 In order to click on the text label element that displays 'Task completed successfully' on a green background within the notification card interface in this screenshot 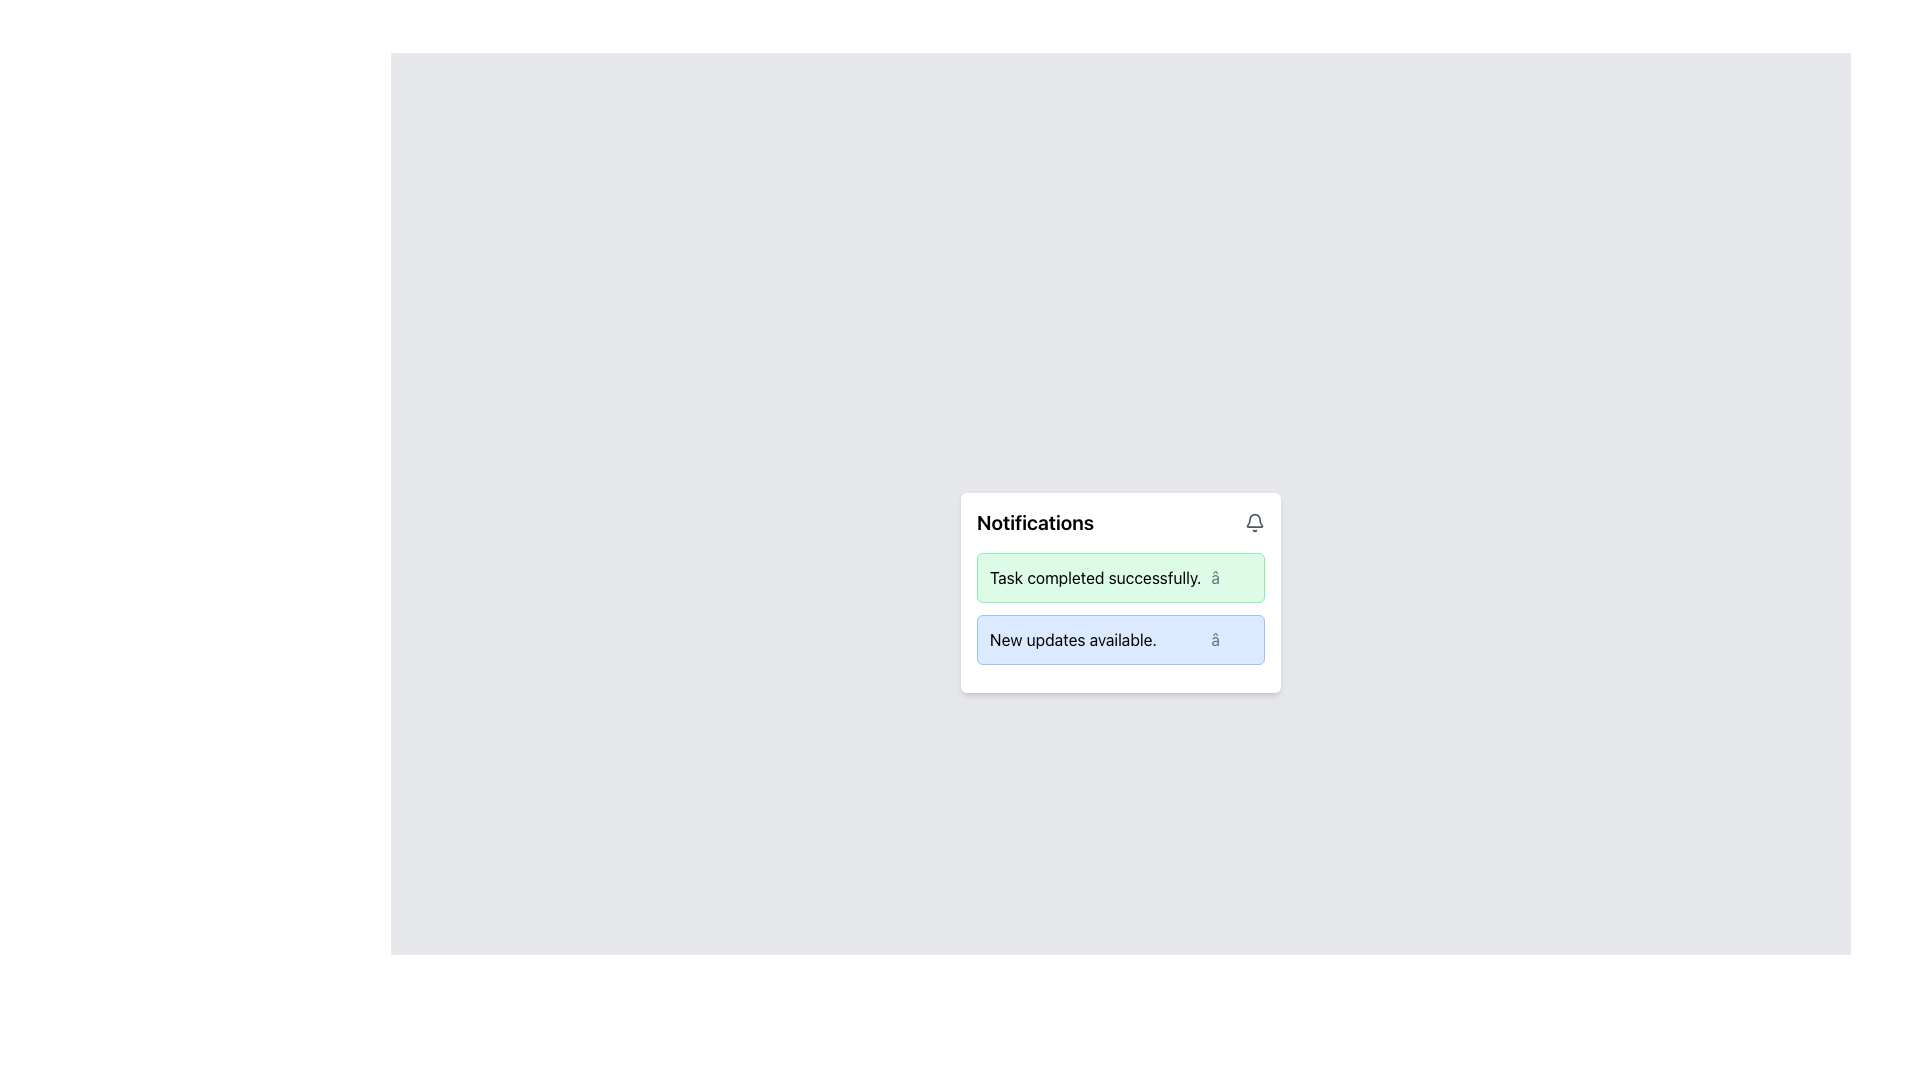, I will do `click(1094, 578)`.